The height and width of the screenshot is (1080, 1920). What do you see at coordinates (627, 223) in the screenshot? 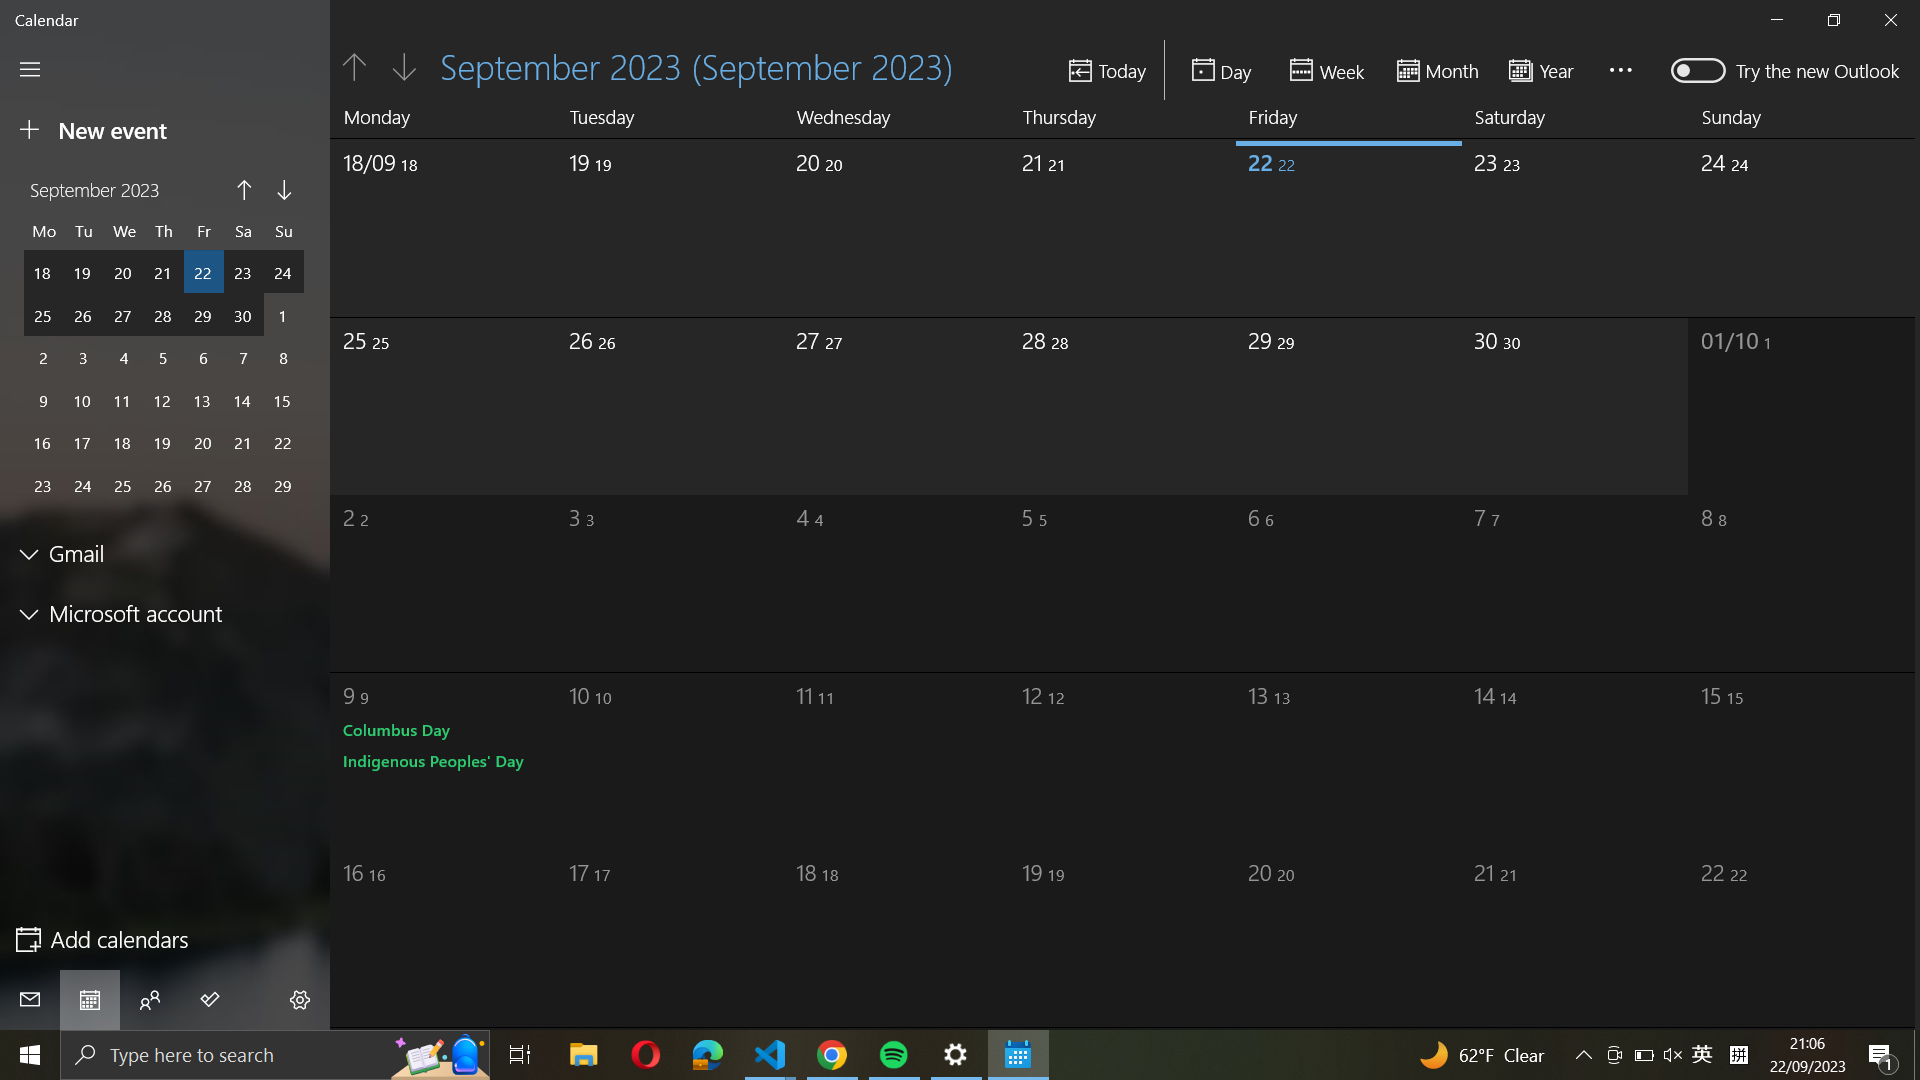
I see `September 19th` at bounding box center [627, 223].